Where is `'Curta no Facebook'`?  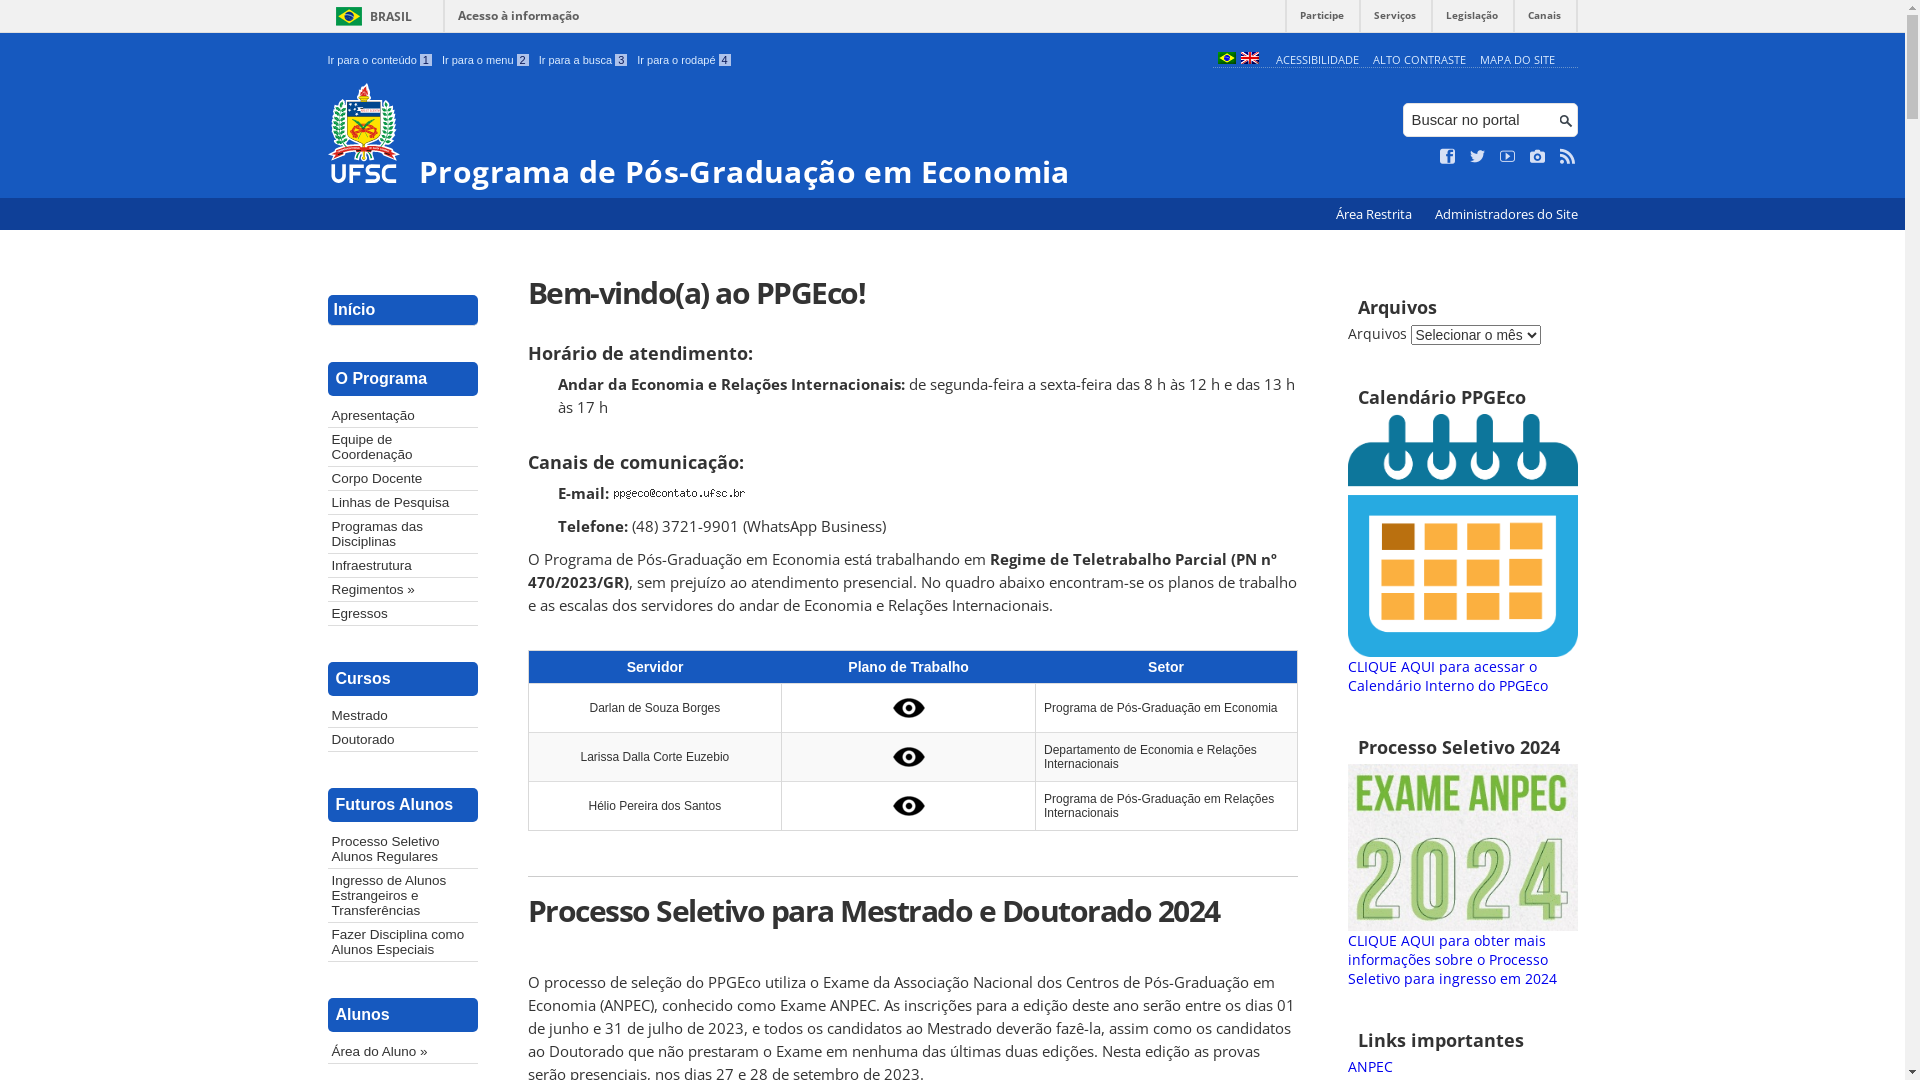
'Curta no Facebook' is located at coordinates (1448, 156).